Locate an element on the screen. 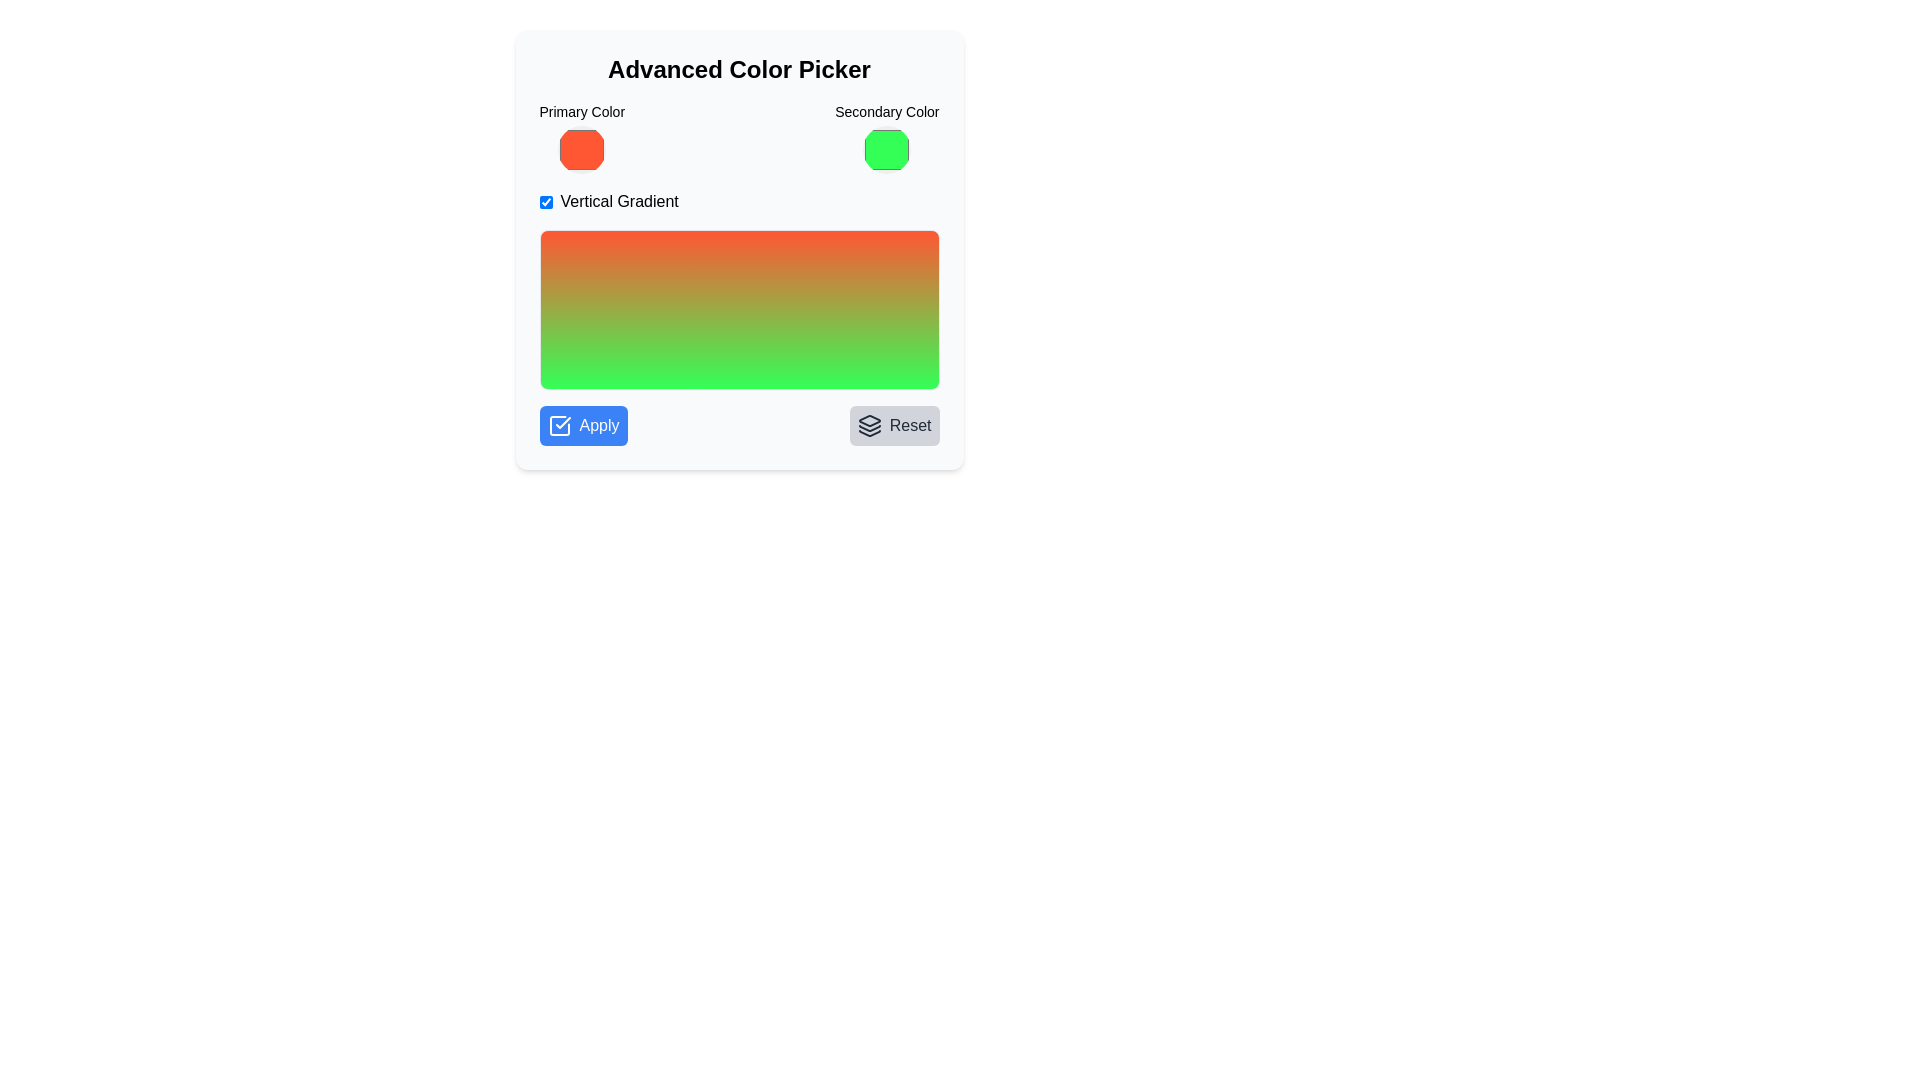 The height and width of the screenshot is (1080, 1920). the Text Label describing the option of applying a vertical gradient, located below the 'Primary Color' and 'Secondary Color' headings and to the right of a checkbox is located at coordinates (618, 201).